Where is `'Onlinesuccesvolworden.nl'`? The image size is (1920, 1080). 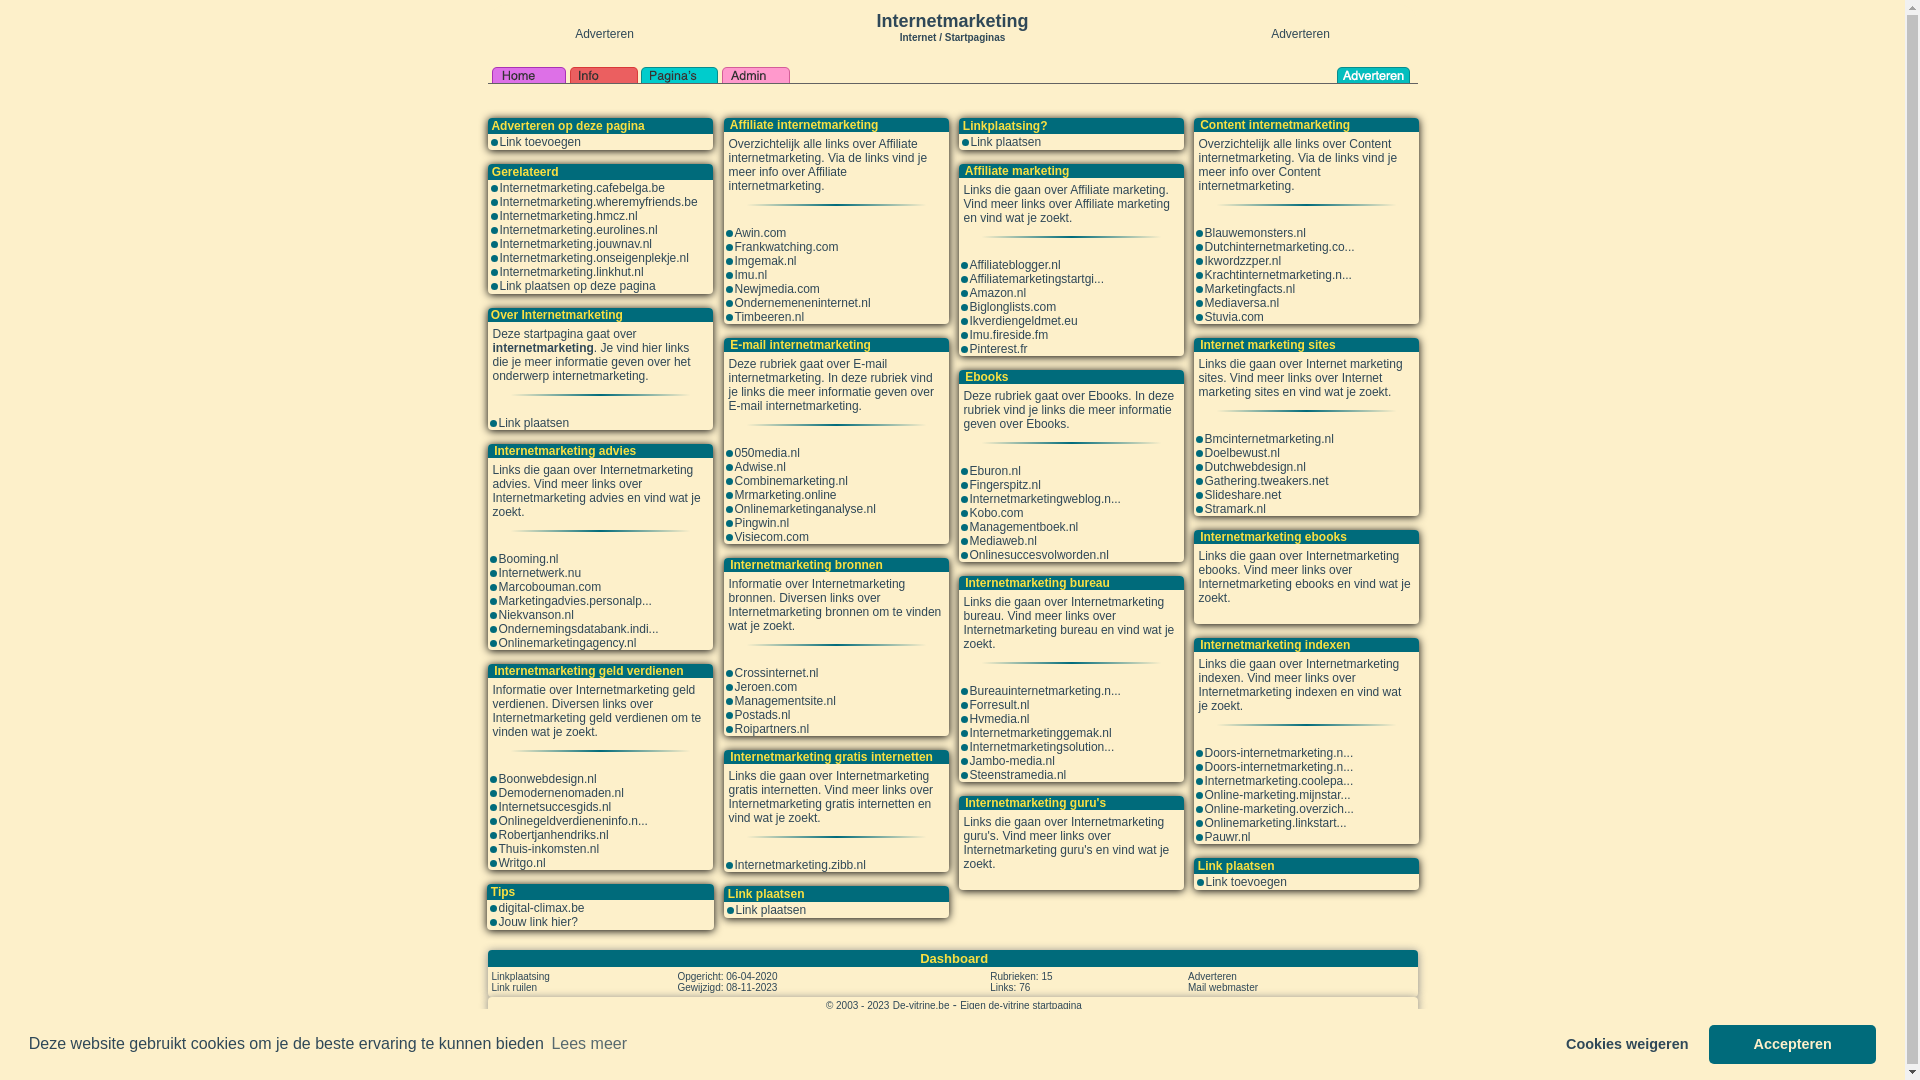
'Onlinesuccesvolworden.nl' is located at coordinates (1039, 555).